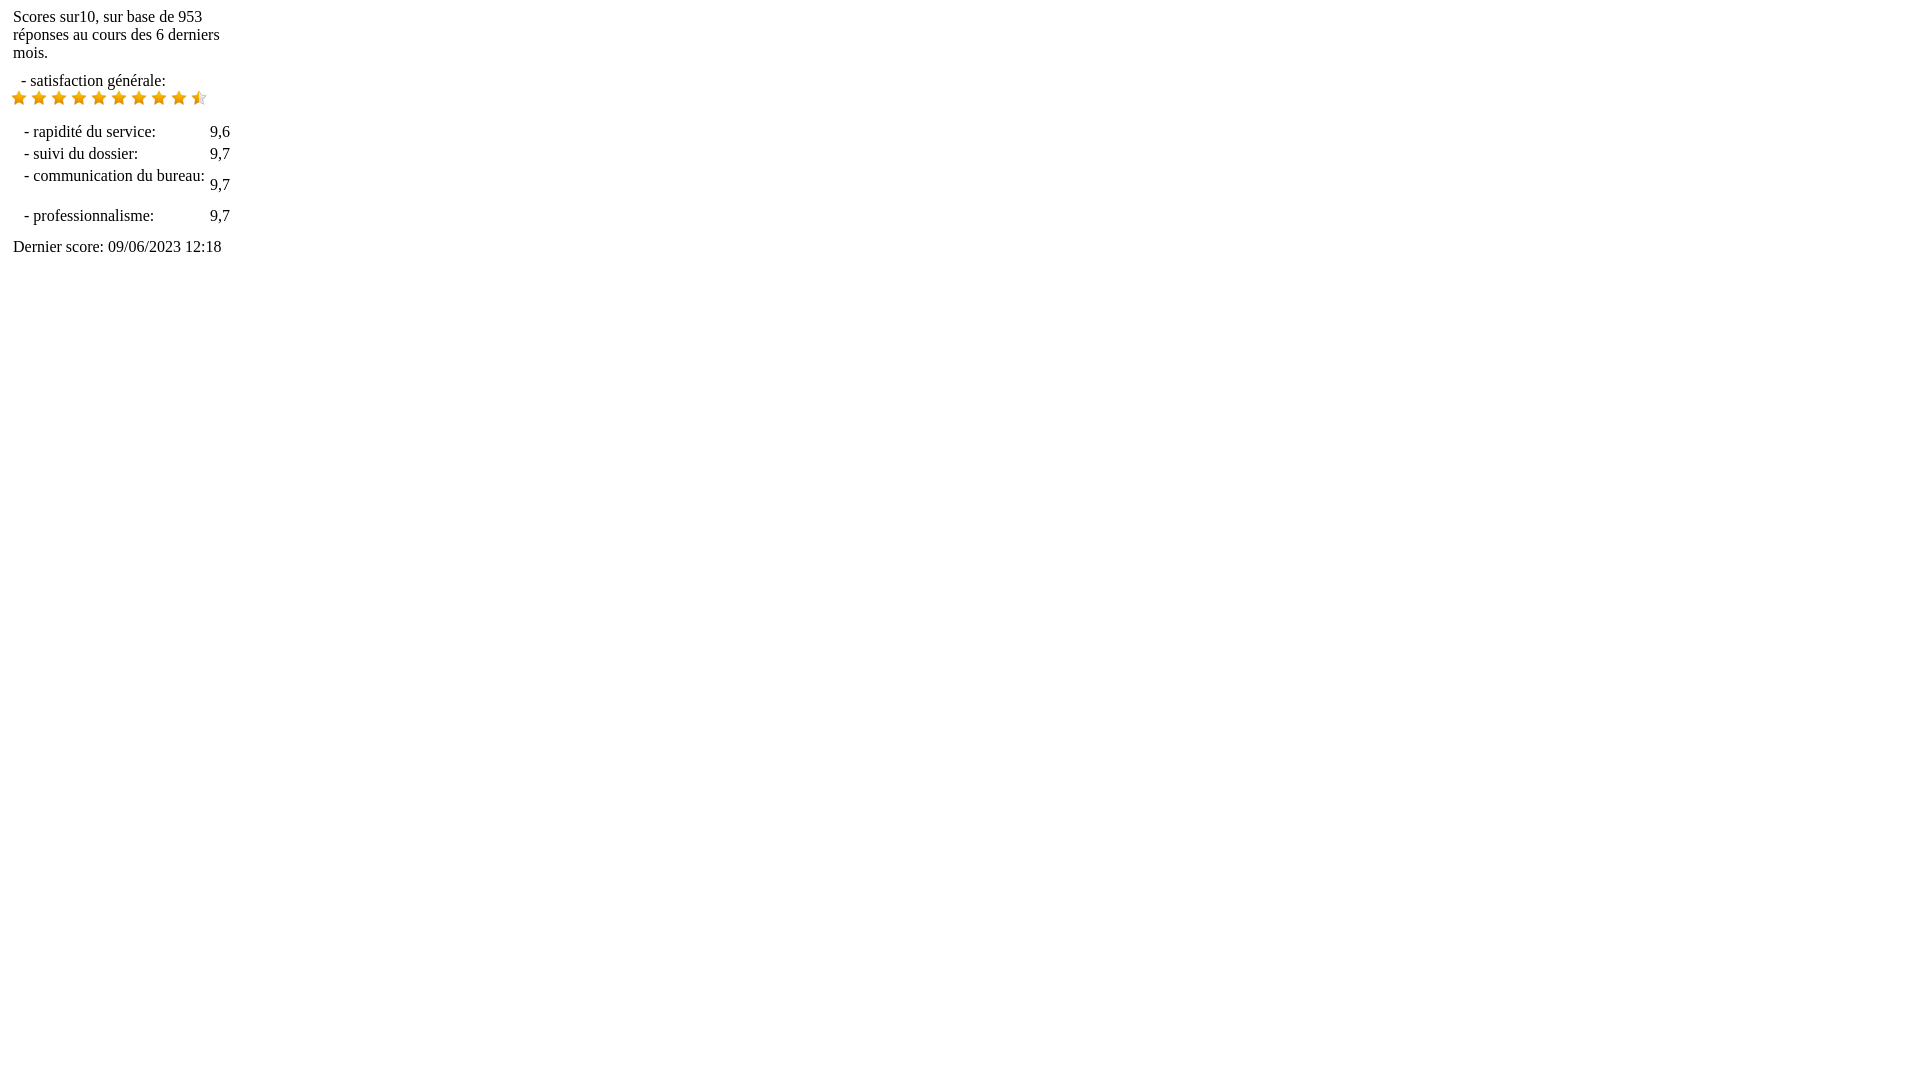 The image size is (1920, 1080). I want to click on '9.6715634837356', so click(191, 97).